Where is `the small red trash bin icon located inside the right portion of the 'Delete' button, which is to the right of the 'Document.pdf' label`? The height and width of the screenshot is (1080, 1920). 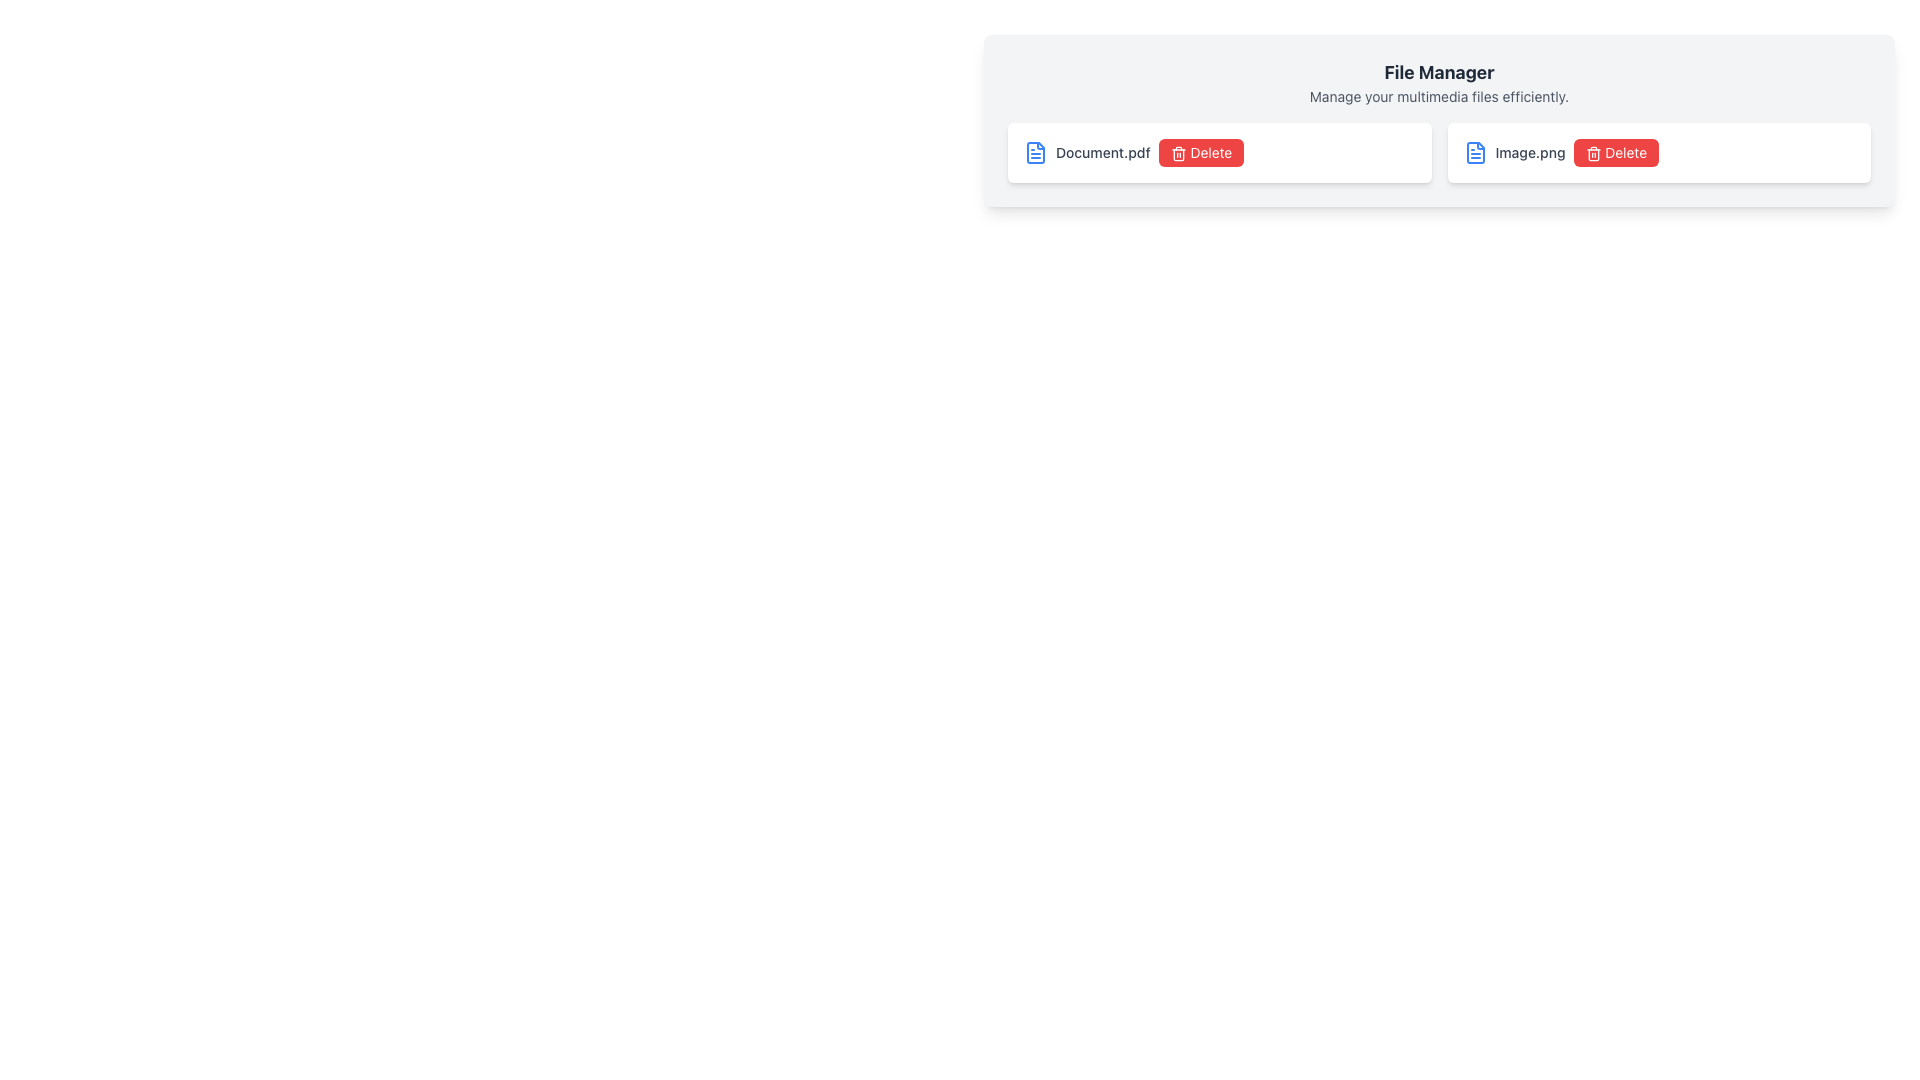 the small red trash bin icon located inside the right portion of the 'Delete' button, which is to the right of the 'Document.pdf' label is located at coordinates (1178, 153).